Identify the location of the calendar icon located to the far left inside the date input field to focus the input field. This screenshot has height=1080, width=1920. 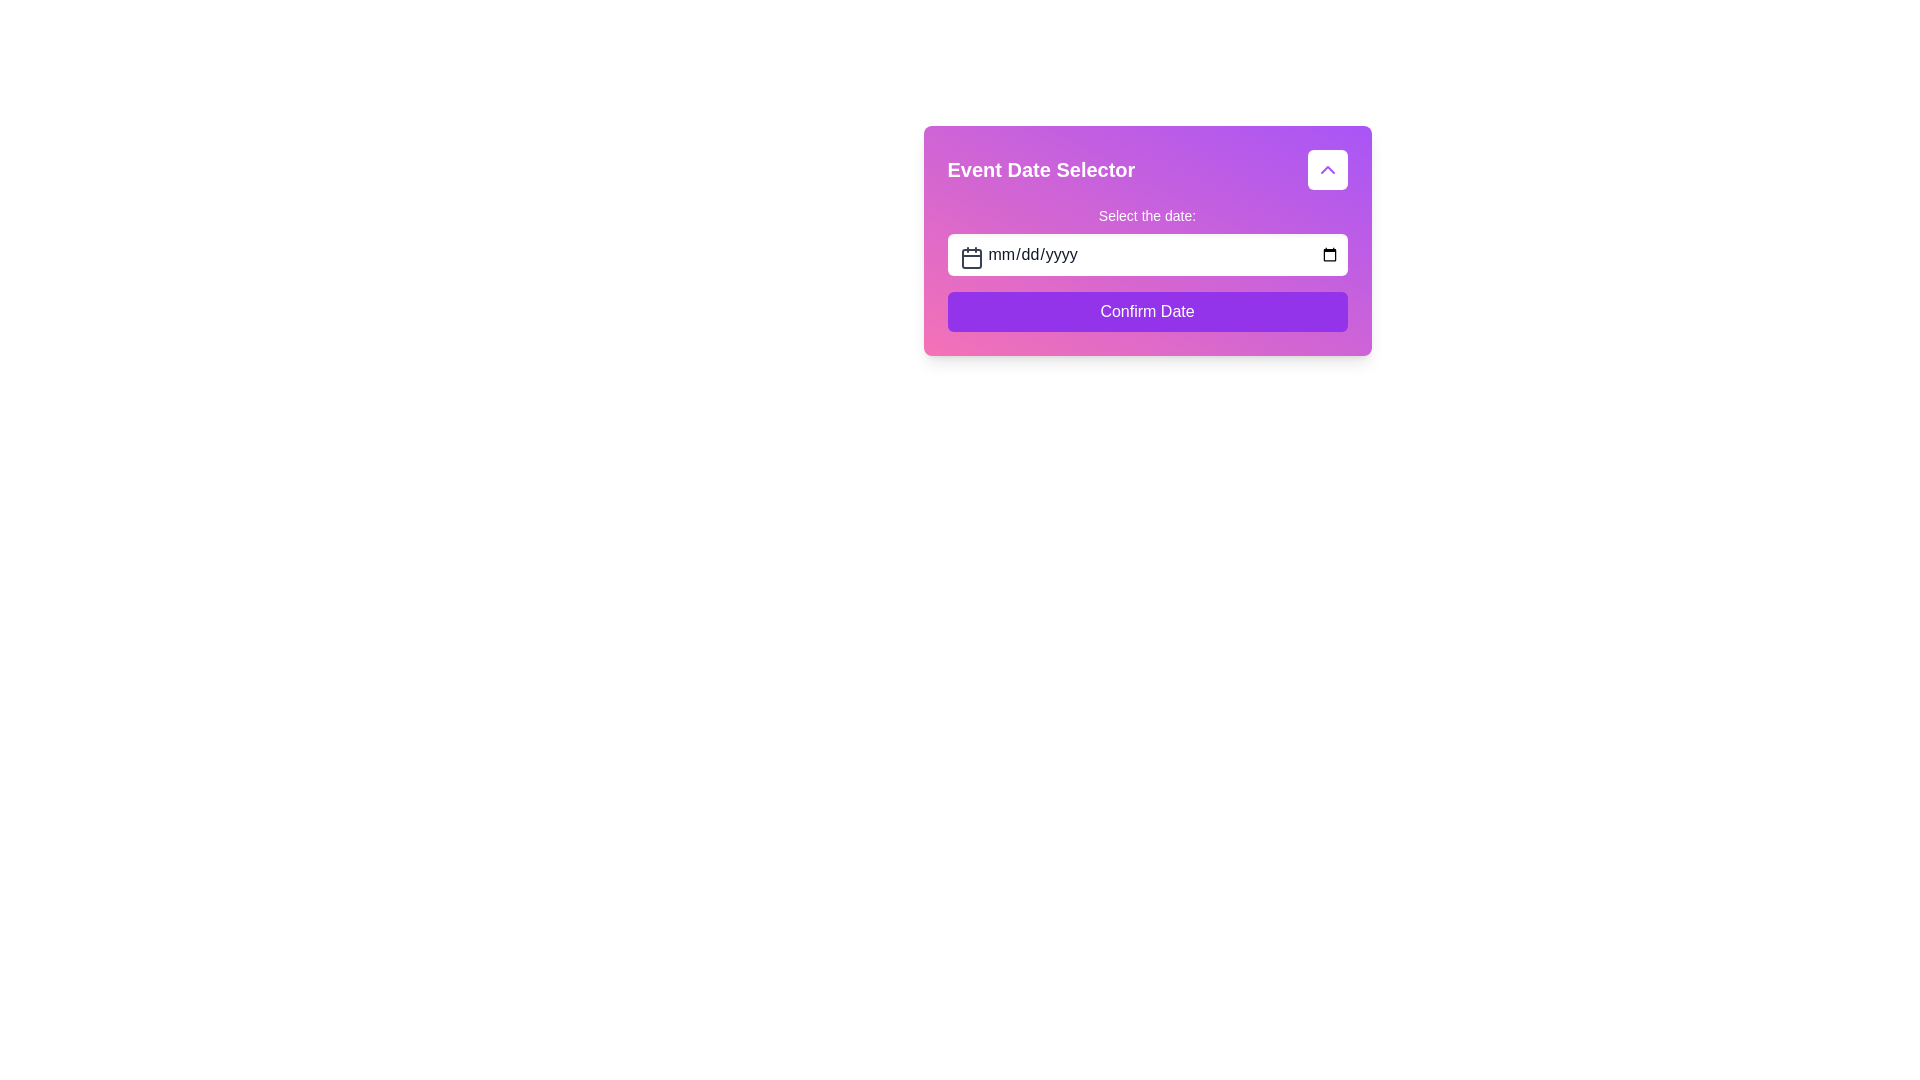
(971, 257).